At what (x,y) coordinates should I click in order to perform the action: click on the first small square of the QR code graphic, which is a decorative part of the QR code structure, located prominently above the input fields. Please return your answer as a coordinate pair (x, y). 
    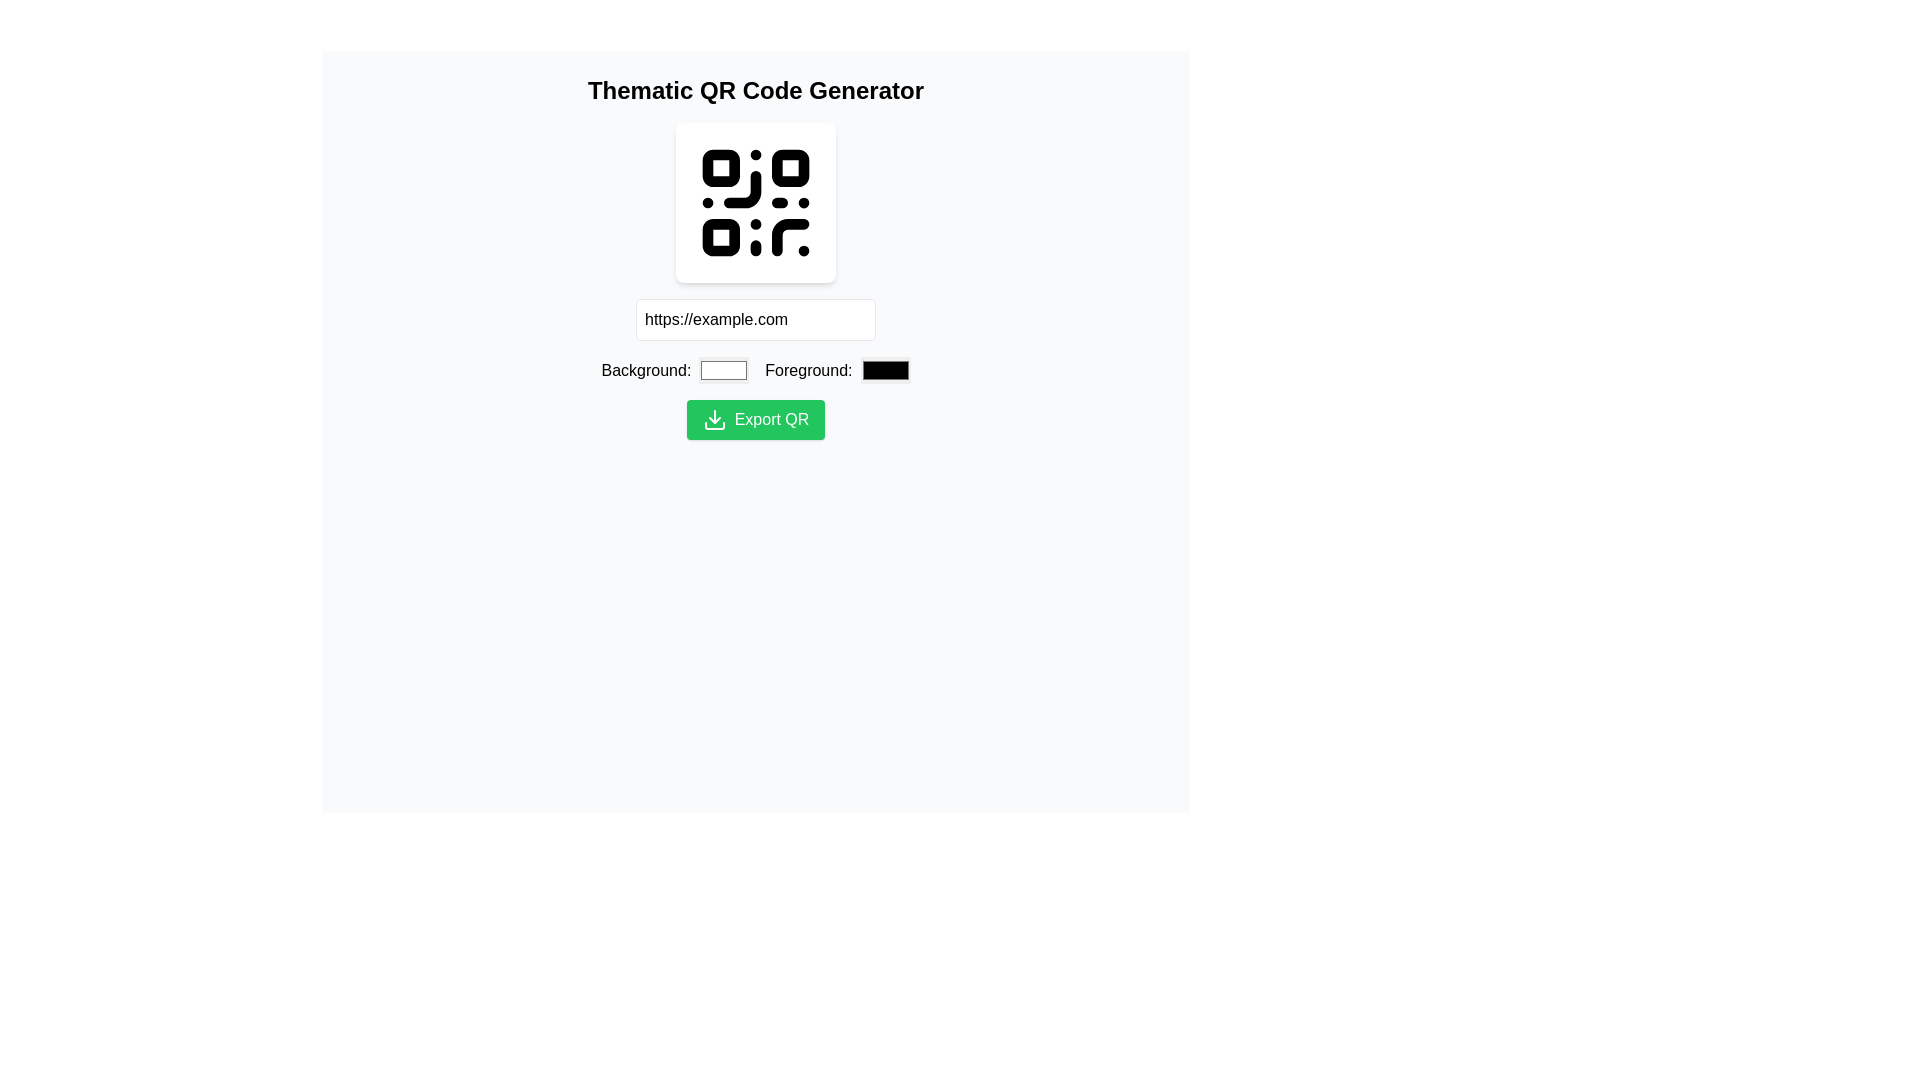
    Looking at the image, I should click on (720, 167).